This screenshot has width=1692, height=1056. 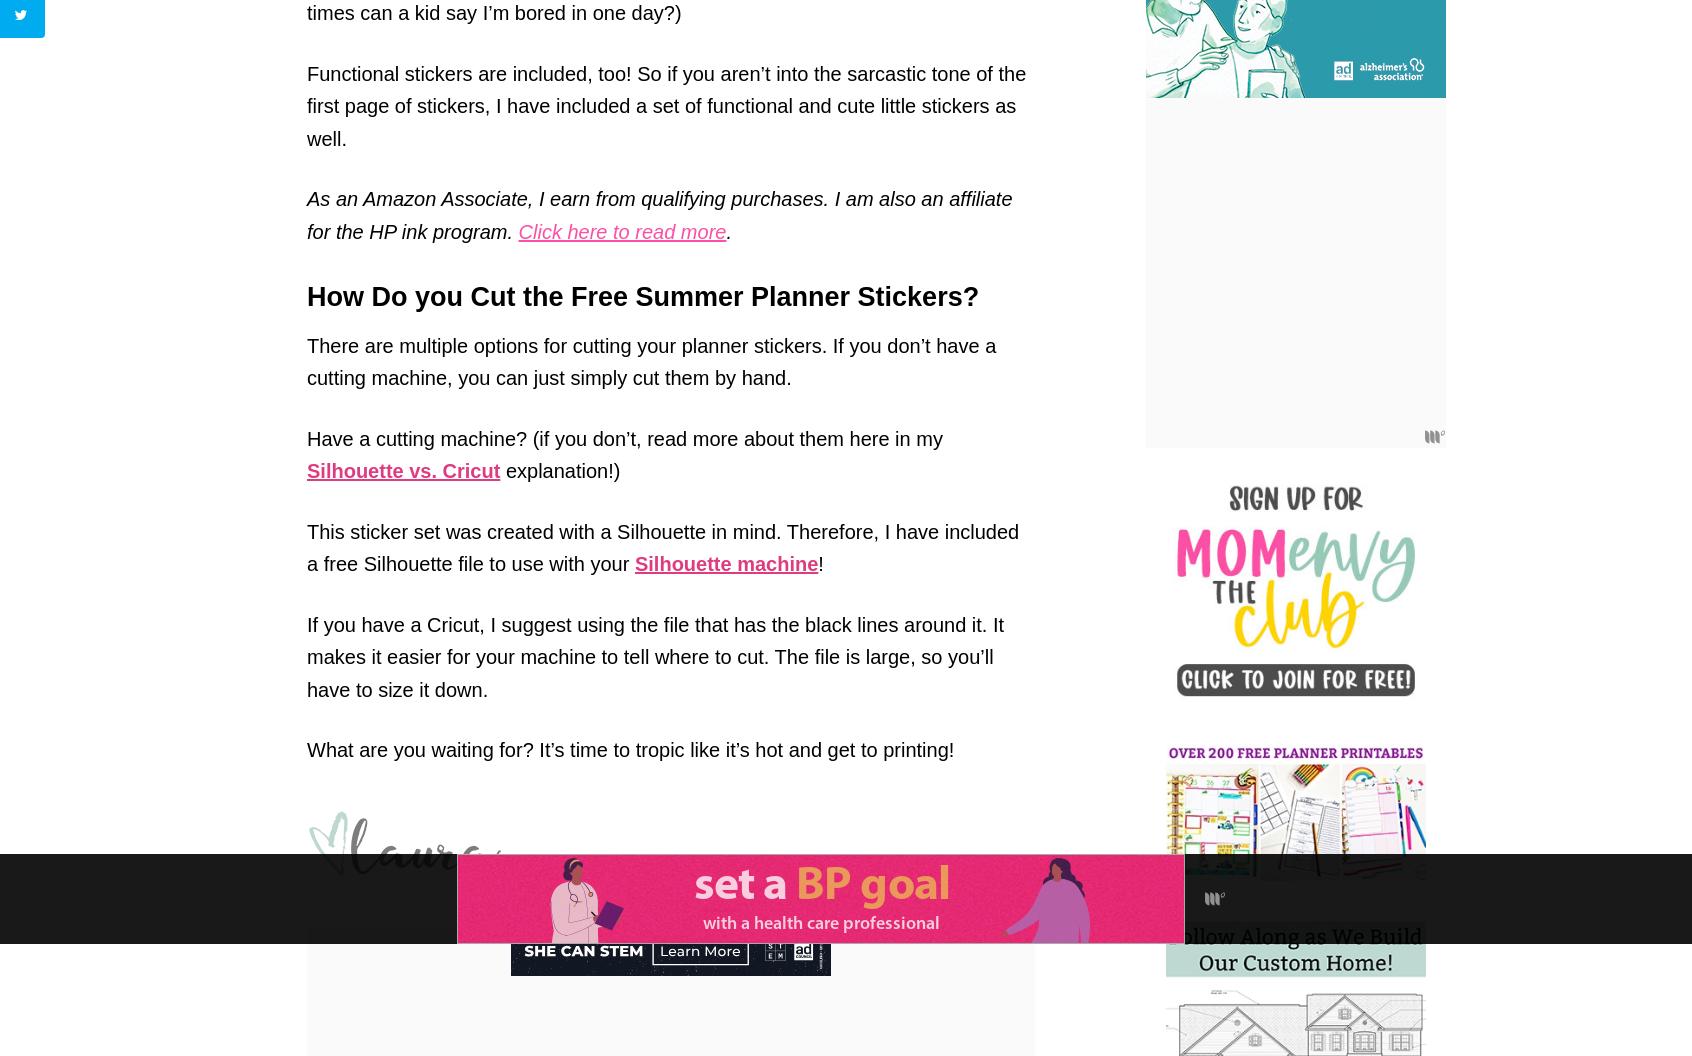 What do you see at coordinates (623, 438) in the screenshot?
I see `'Have a cutting machine? (if you don’t, read more about them here in my'` at bounding box center [623, 438].